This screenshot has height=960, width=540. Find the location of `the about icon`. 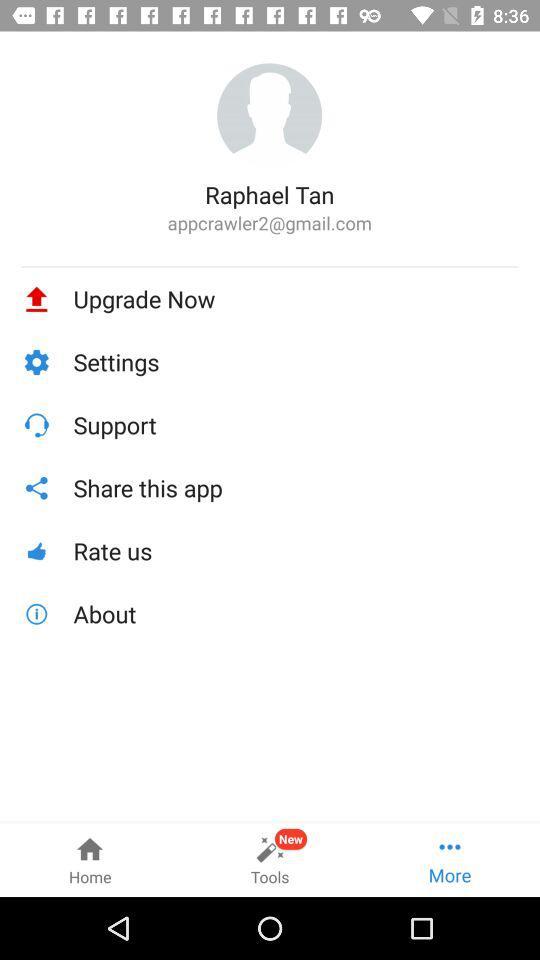

the about icon is located at coordinates (295, 613).